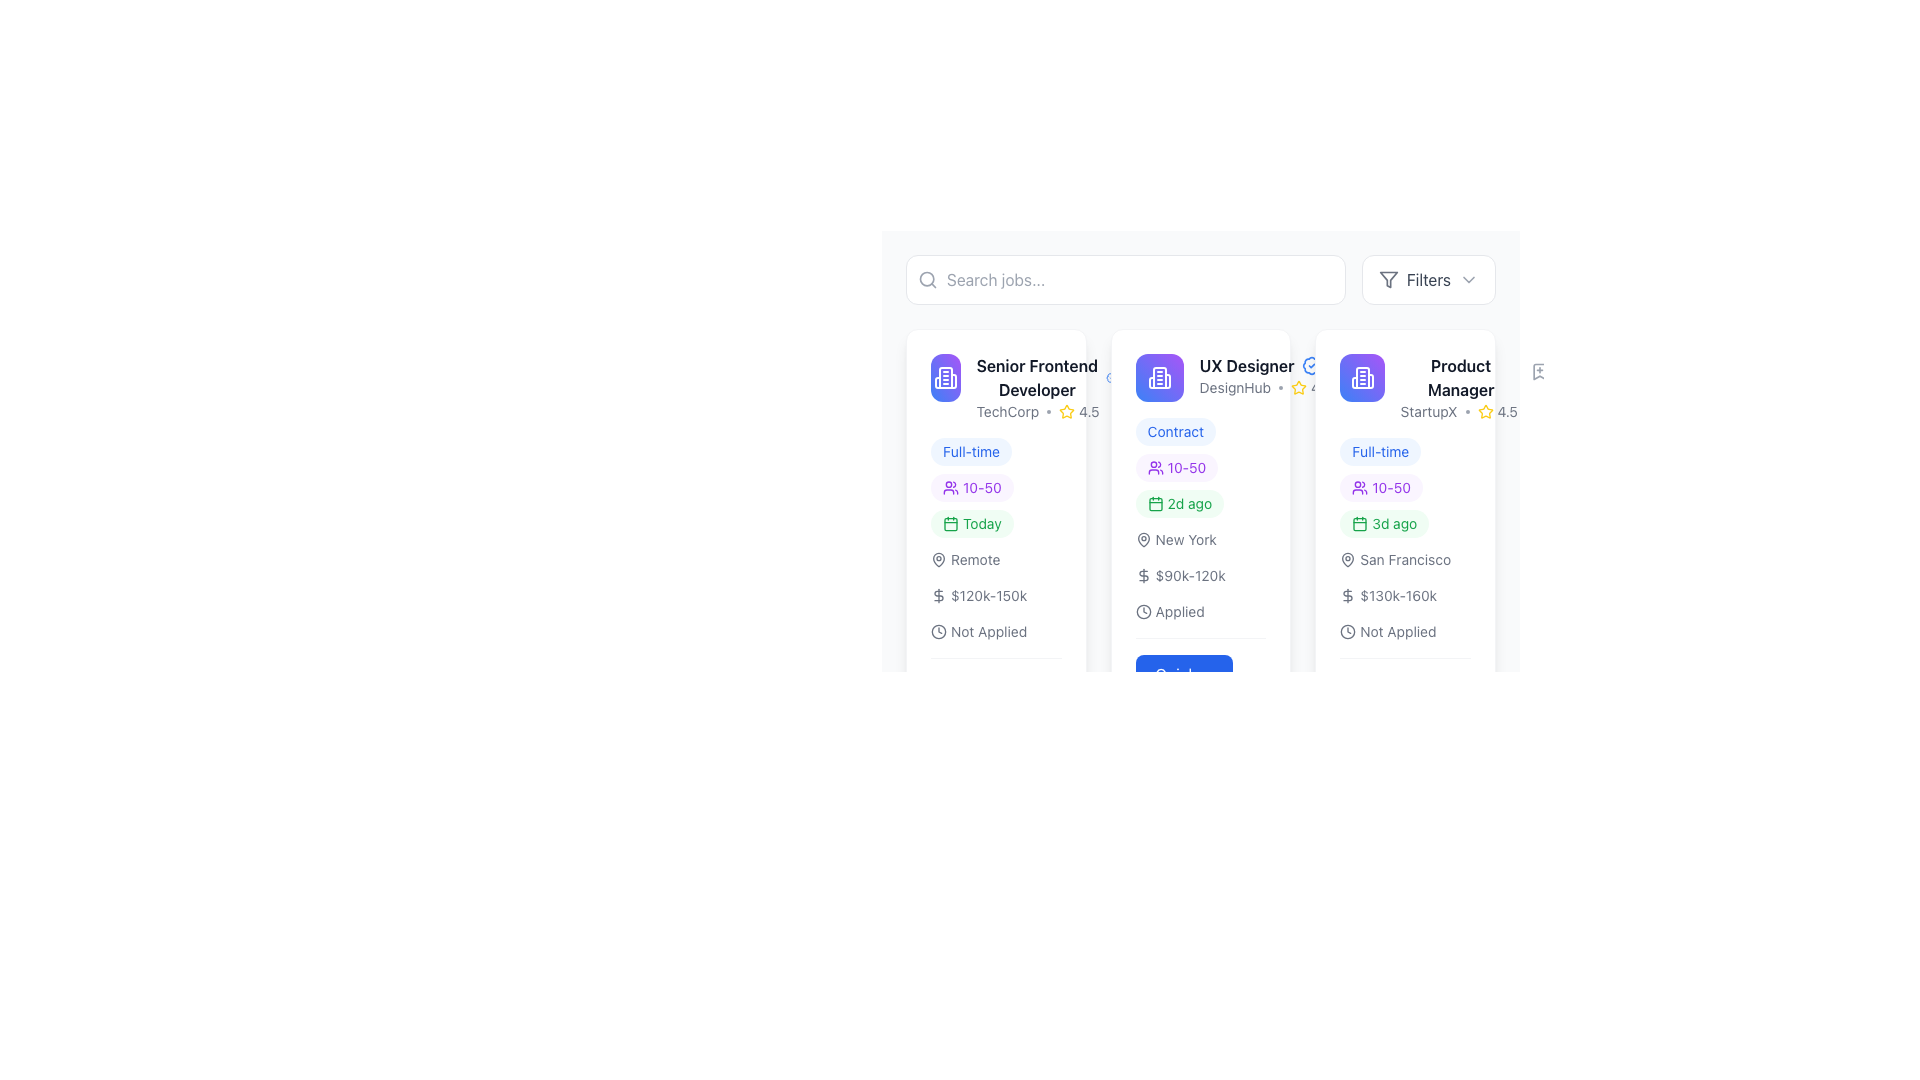  I want to click on text of the time elapsed badge located under the '10-50' badge in the horizontal row of tags for the 'Product Manager' job listing, so click(1383, 523).